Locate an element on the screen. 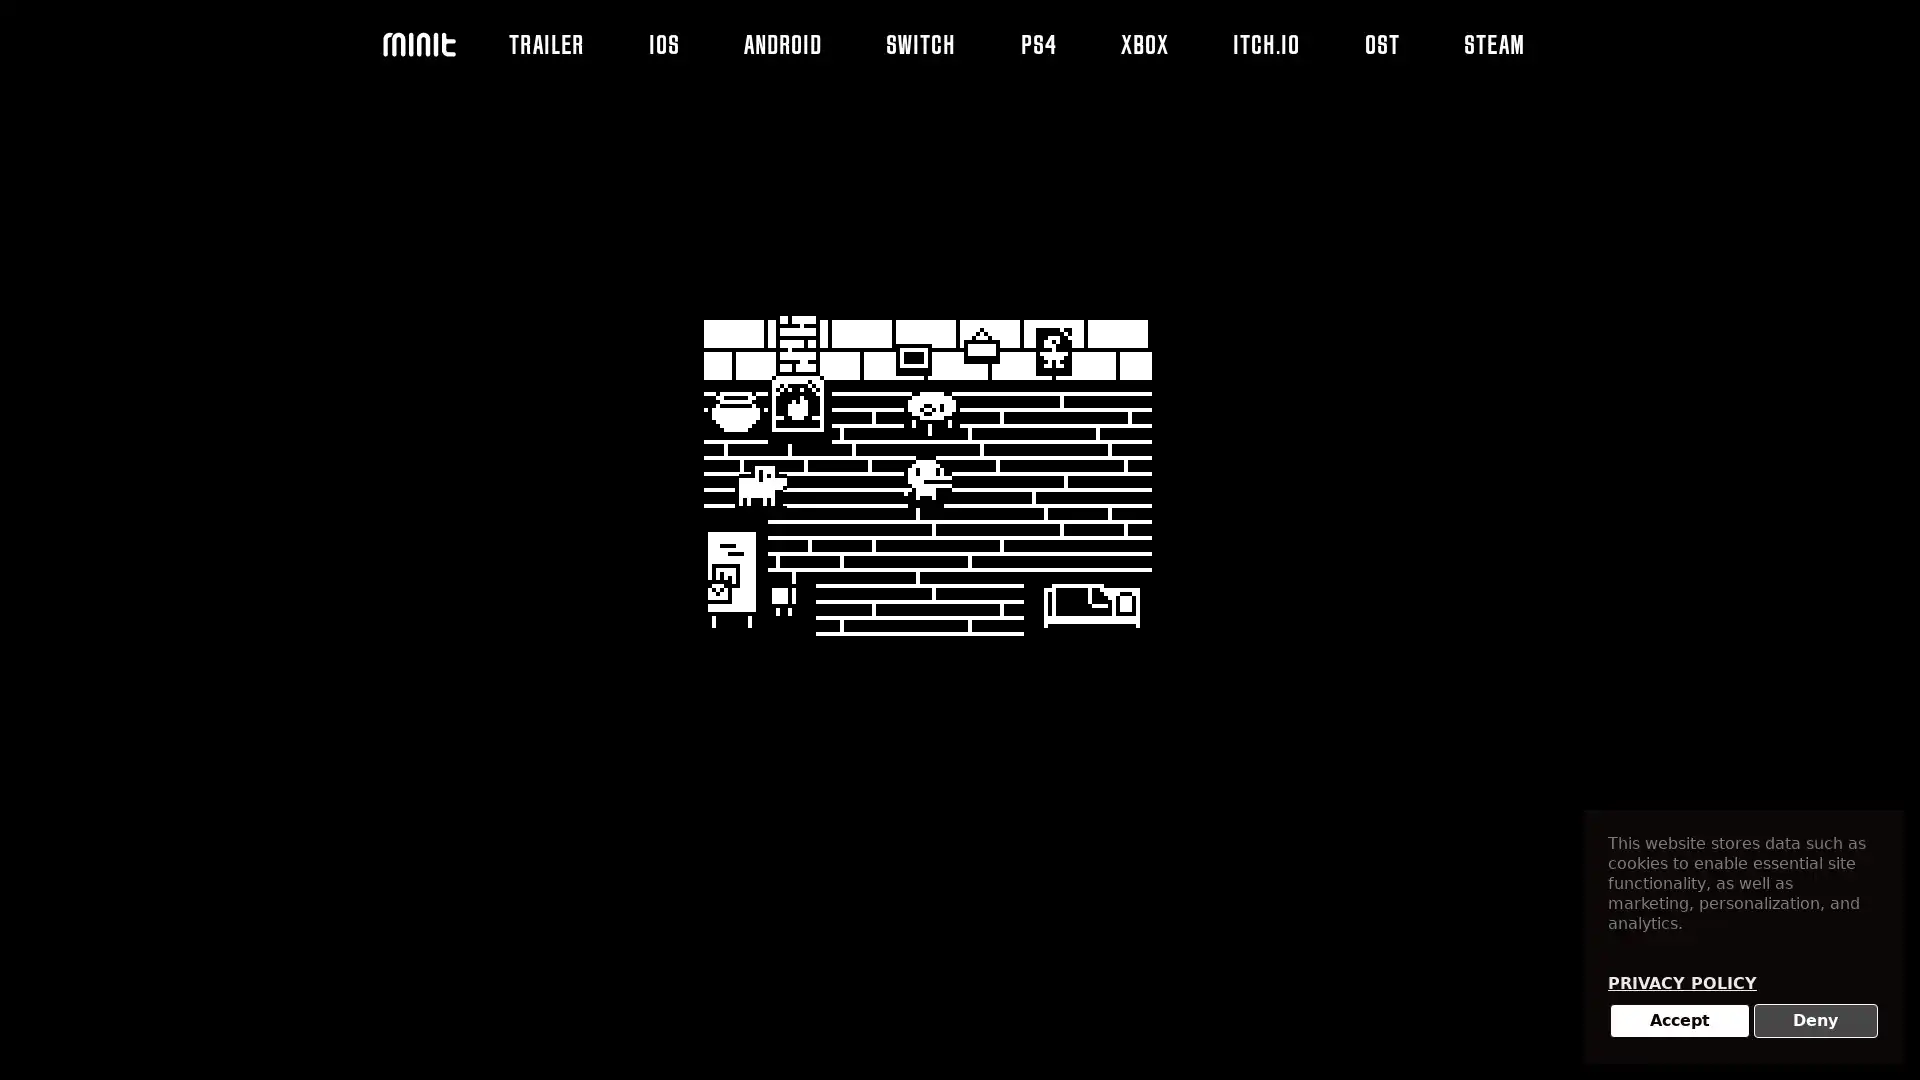  Deny is located at coordinates (1815, 1021).